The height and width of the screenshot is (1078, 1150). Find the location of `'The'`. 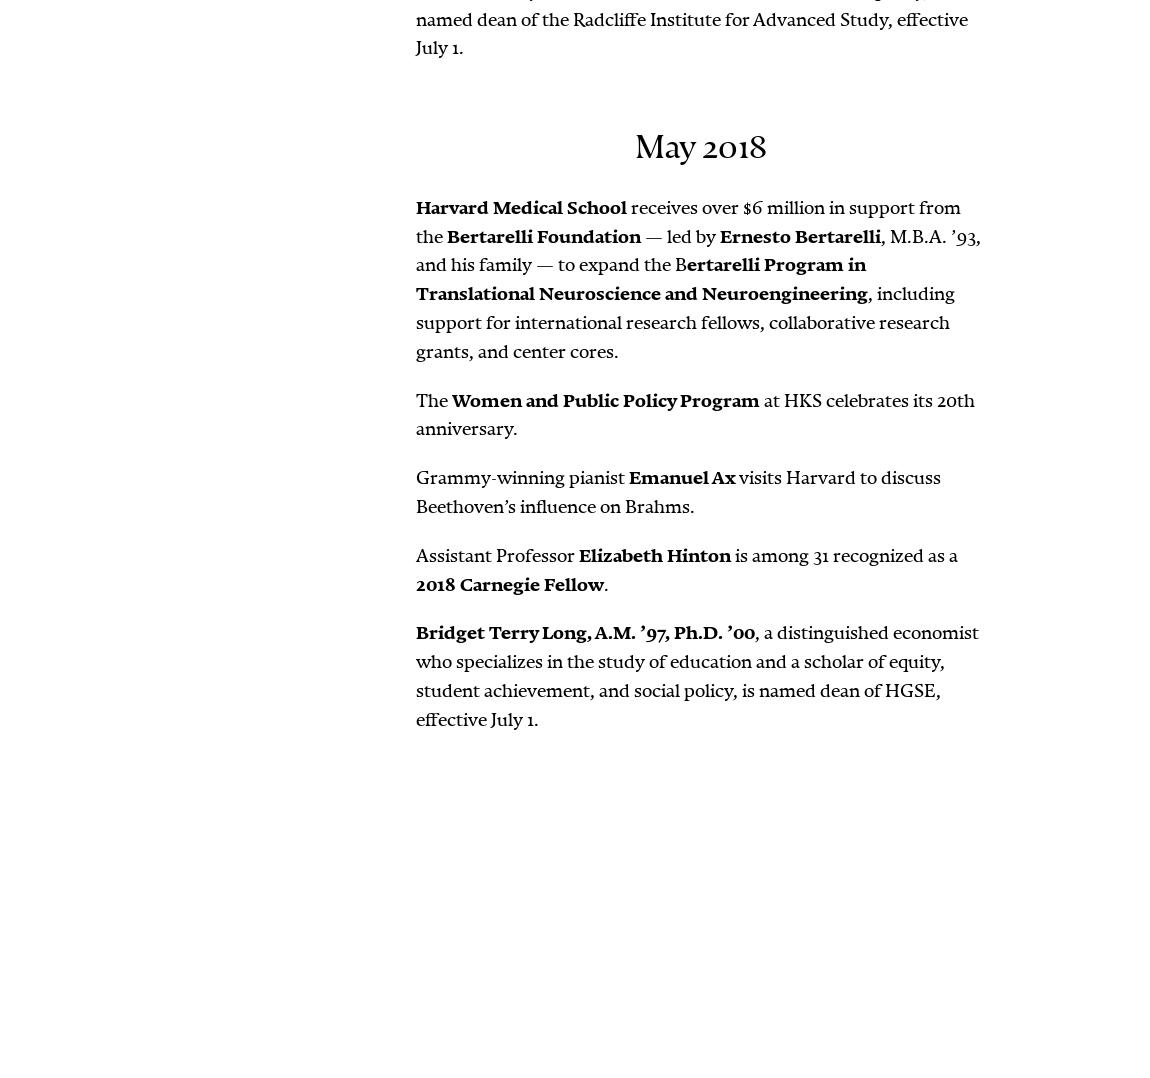

'The' is located at coordinates (434, 399).